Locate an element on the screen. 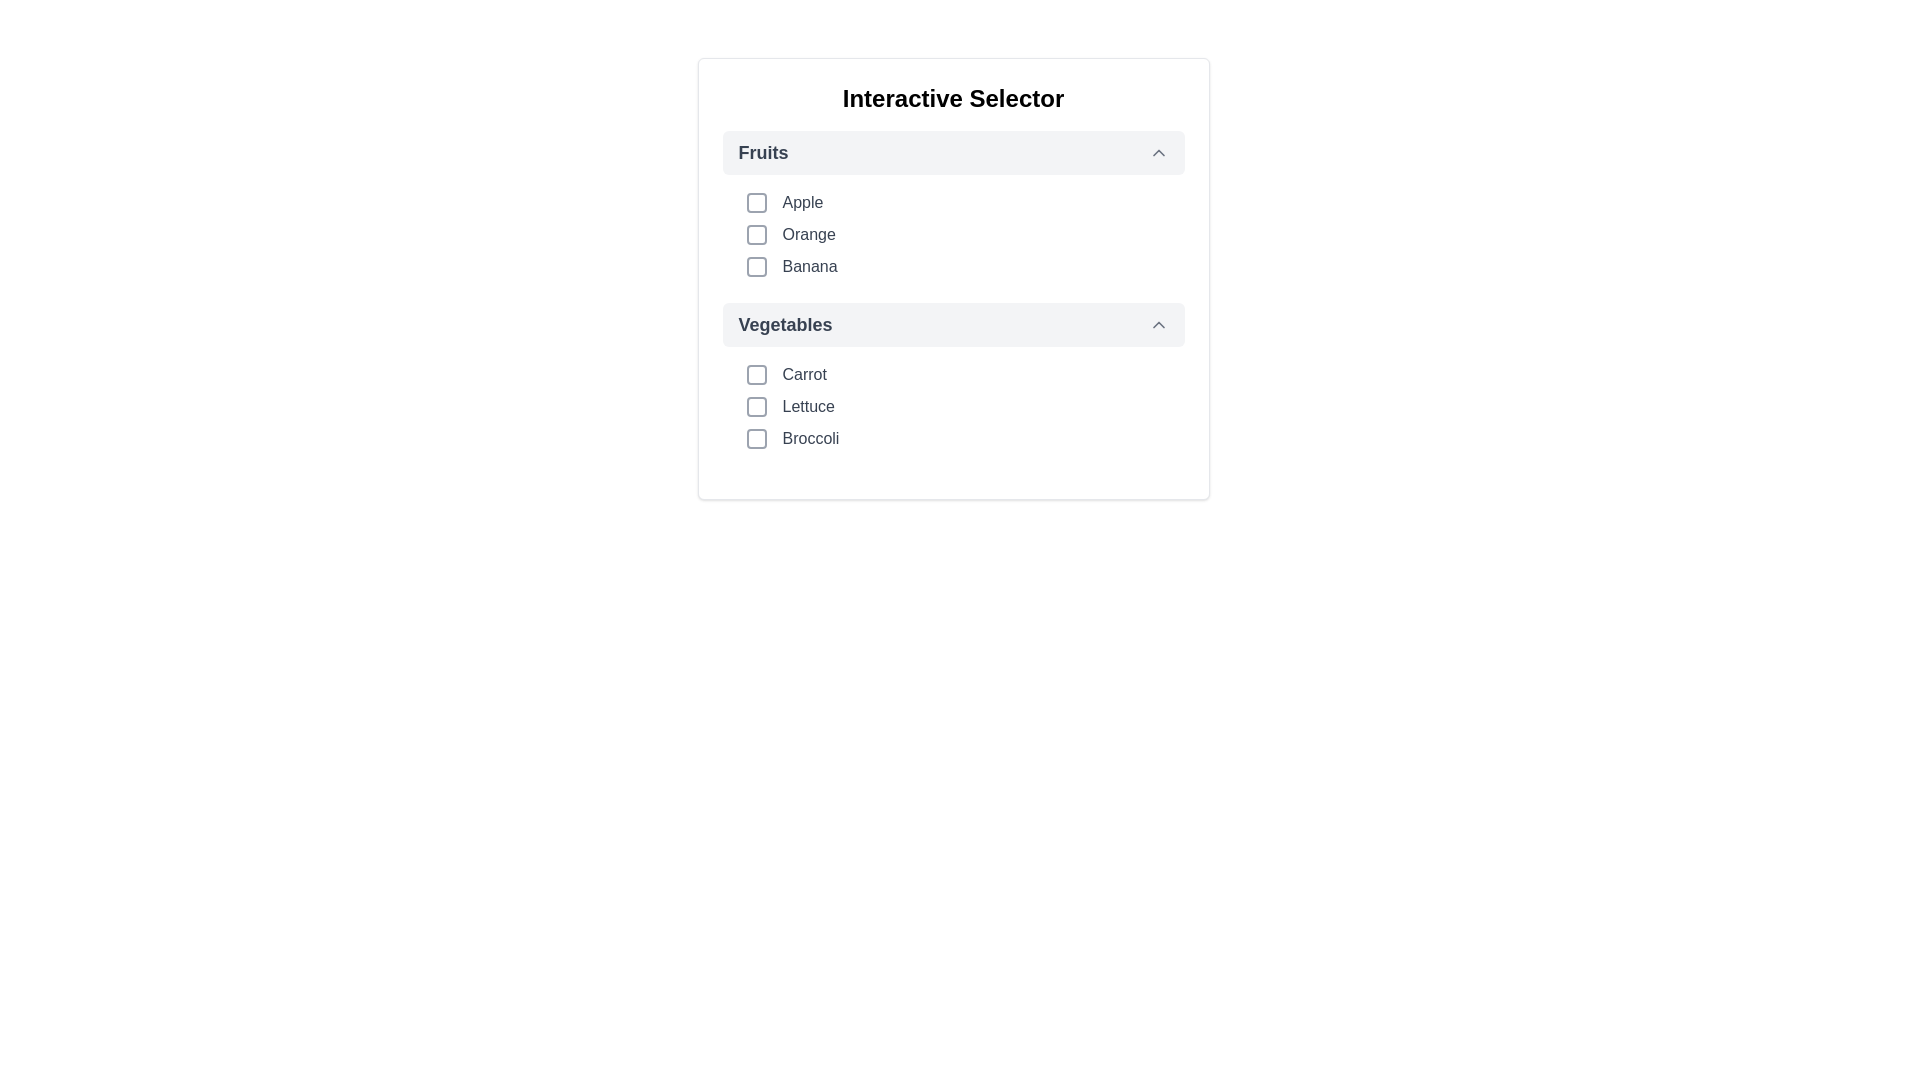  the checkbox located in the 'Vegetables' section adjacent to the label 'Carrot' to trigger tooltip or highlighting effects is located at coordinates (755, 374).